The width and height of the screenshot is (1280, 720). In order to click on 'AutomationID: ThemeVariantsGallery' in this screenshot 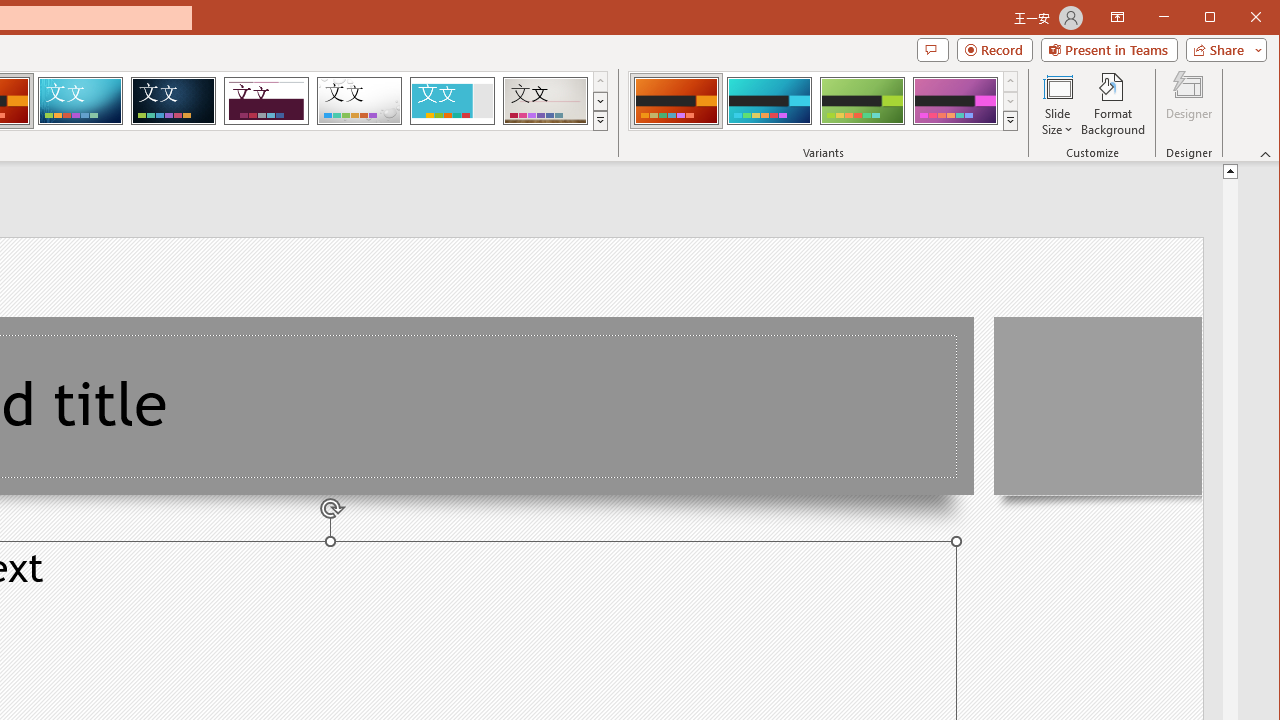, I will do `click(824, 101)`.